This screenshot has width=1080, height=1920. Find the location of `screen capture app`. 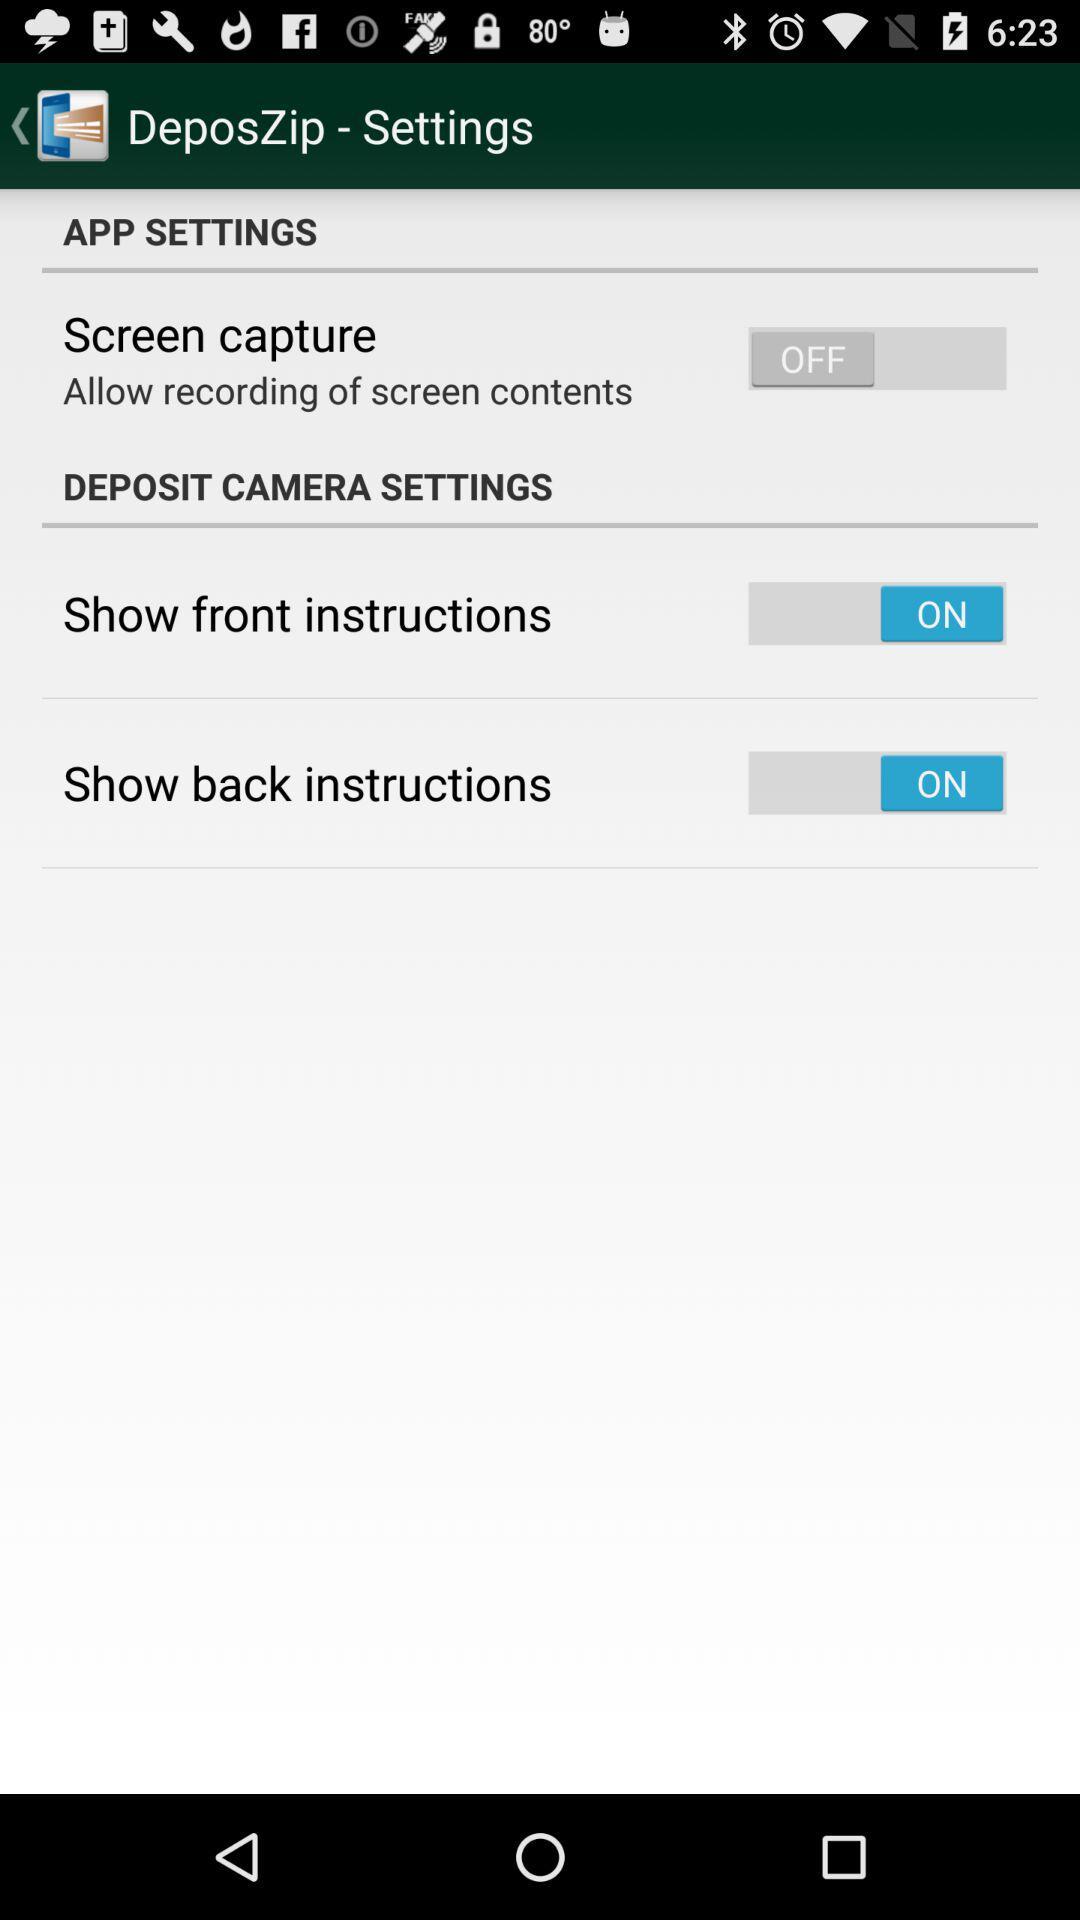

screen capture app is located at coordinates (219, 333).